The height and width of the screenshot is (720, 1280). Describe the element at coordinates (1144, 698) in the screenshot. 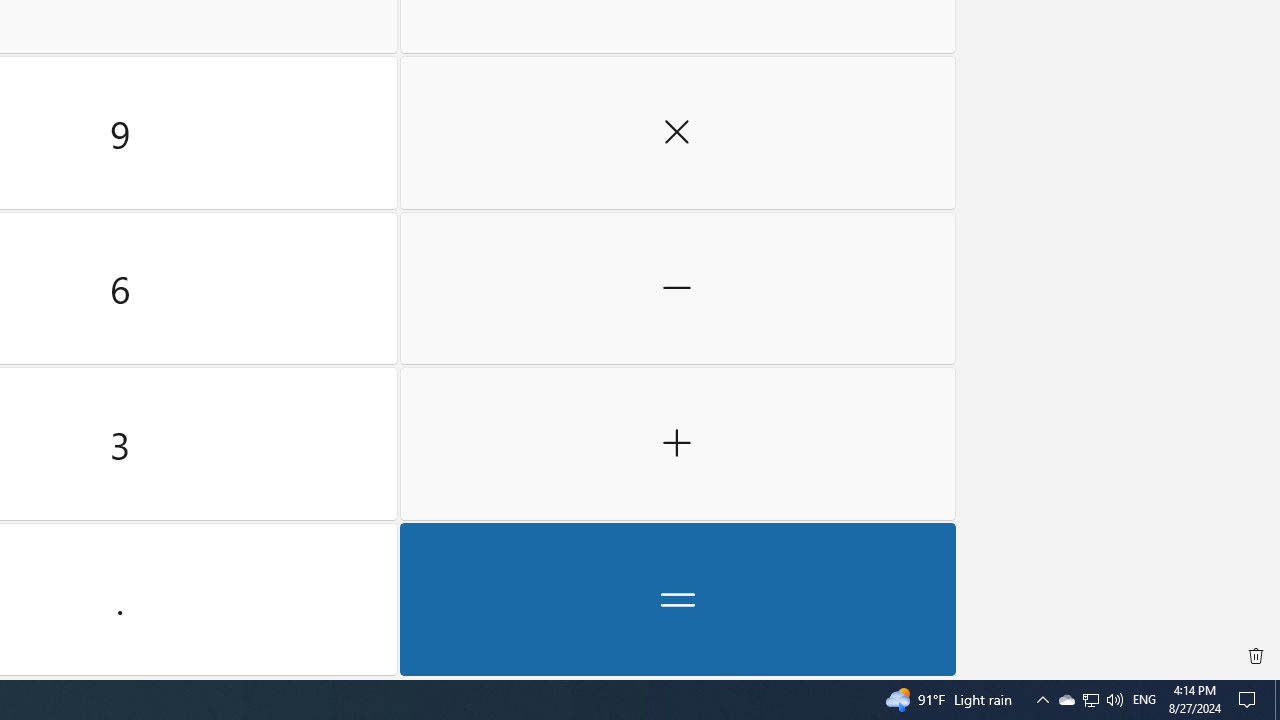

I see `'Tray Input Indicator - English (United States)'` at that location.